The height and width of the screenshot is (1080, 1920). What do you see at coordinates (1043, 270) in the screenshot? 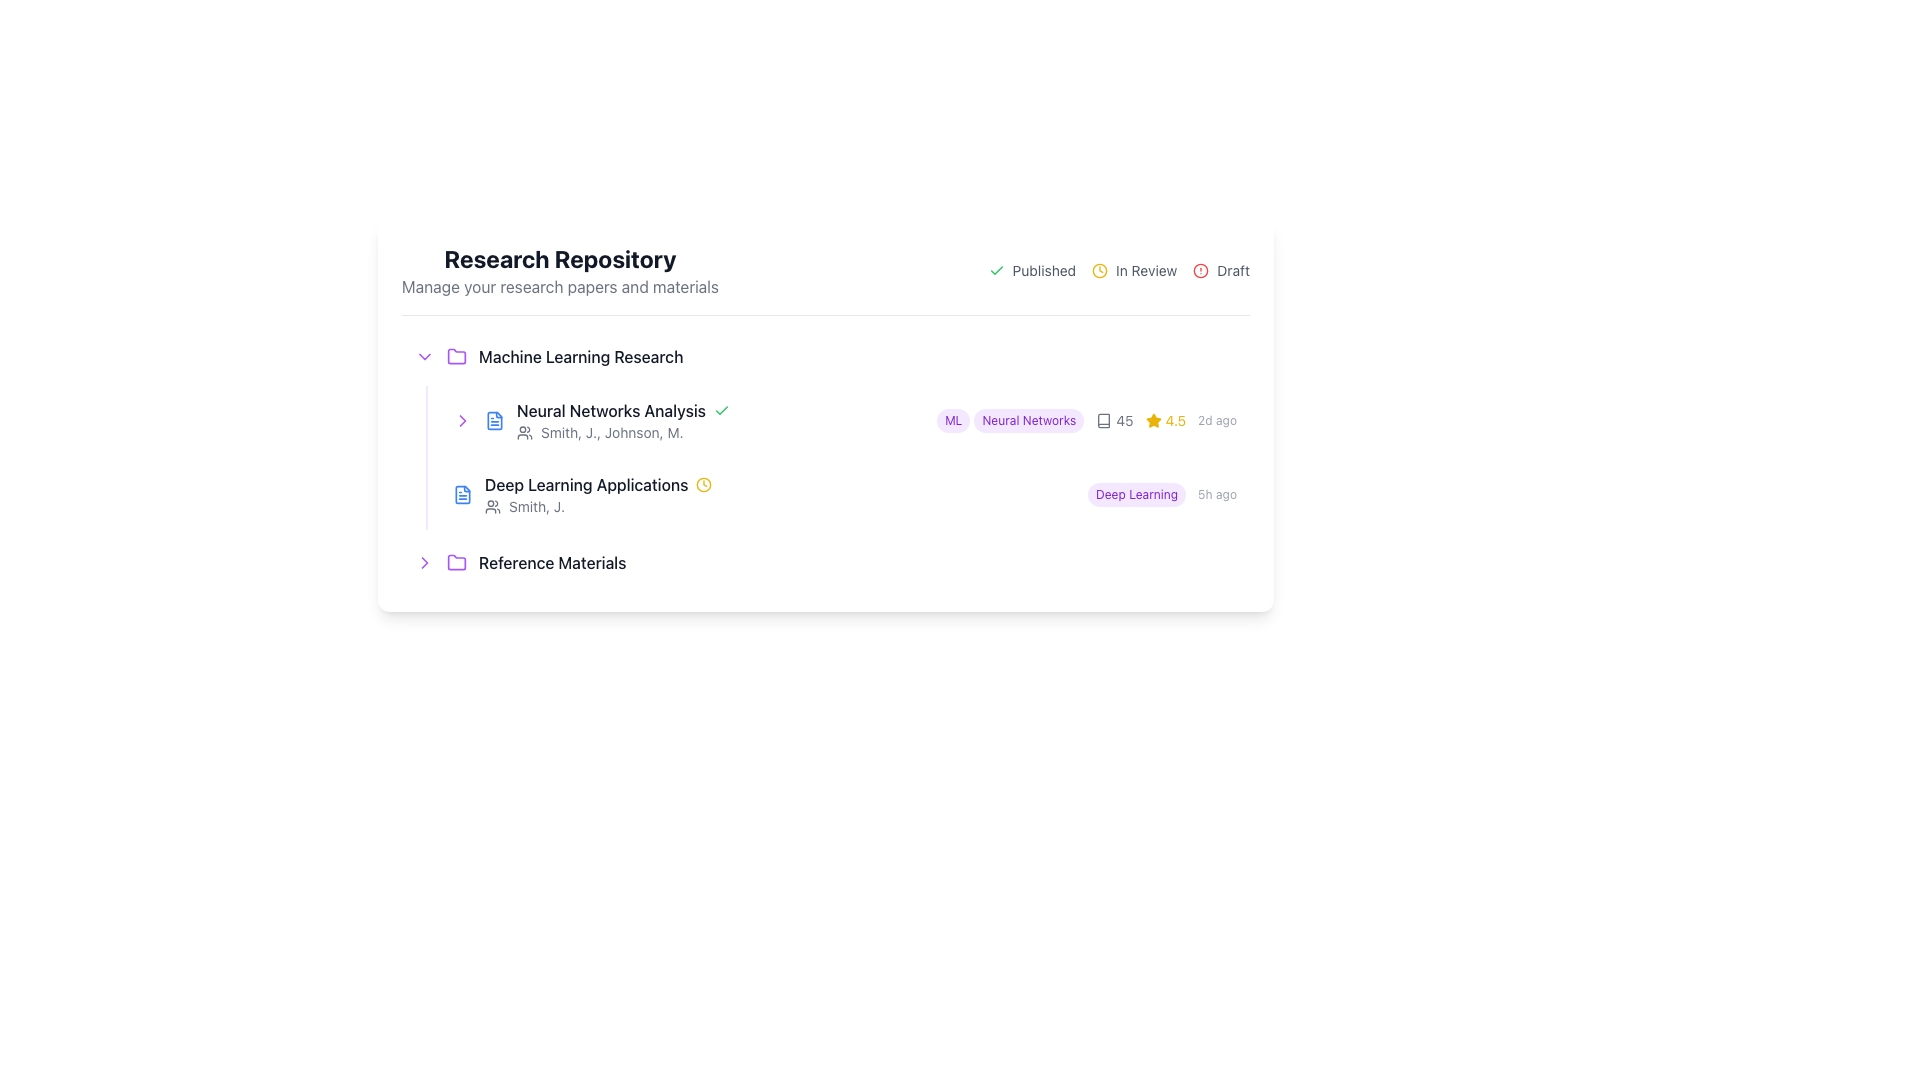
I see `the 'Published' status text label located at the top right corner of the main content area, adjacent to other status labels and following a green checkmark icon` at bounding box center [1043, 270].